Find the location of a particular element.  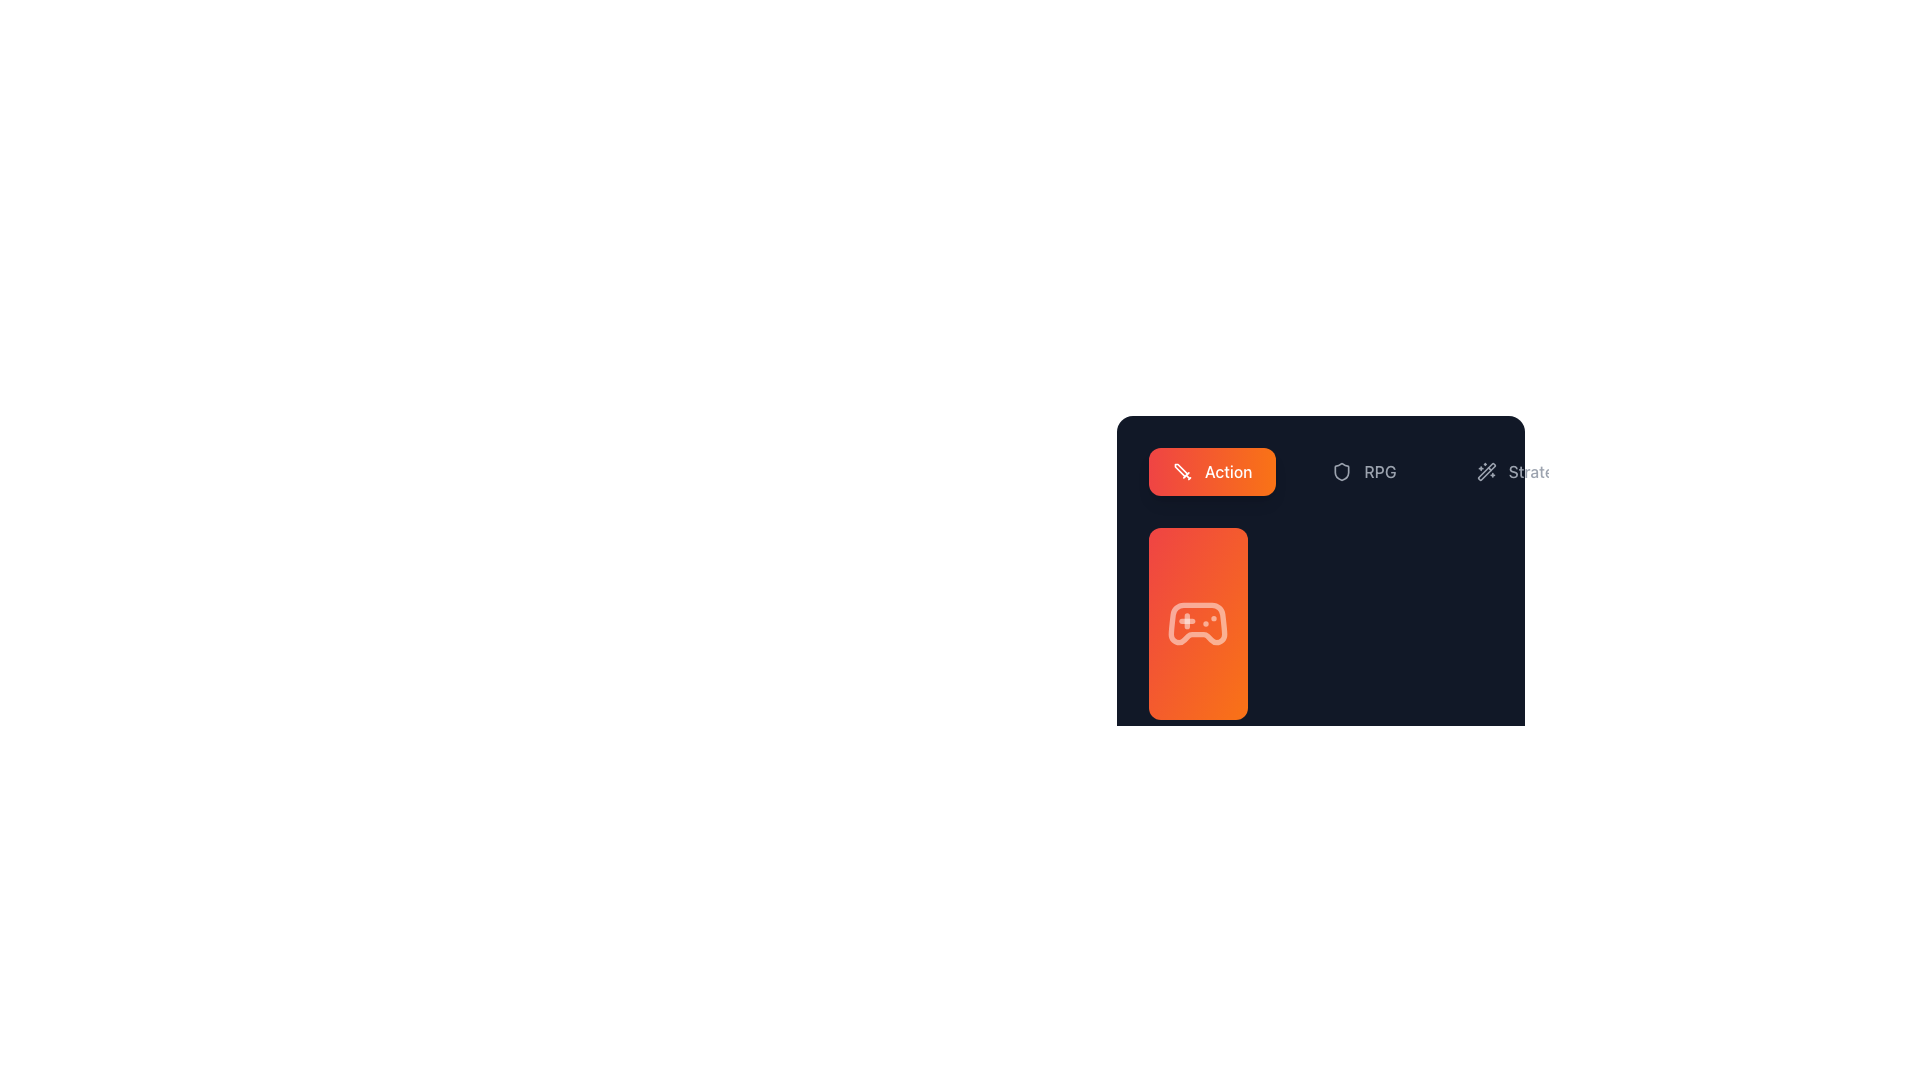

the gamepad icon, which is styled in light, semi-transparent white and located within a highlighted panel with a gradient orange background, situated below the 'Action' button in the center-left part of the interface is located at coordinates (1198, 623).